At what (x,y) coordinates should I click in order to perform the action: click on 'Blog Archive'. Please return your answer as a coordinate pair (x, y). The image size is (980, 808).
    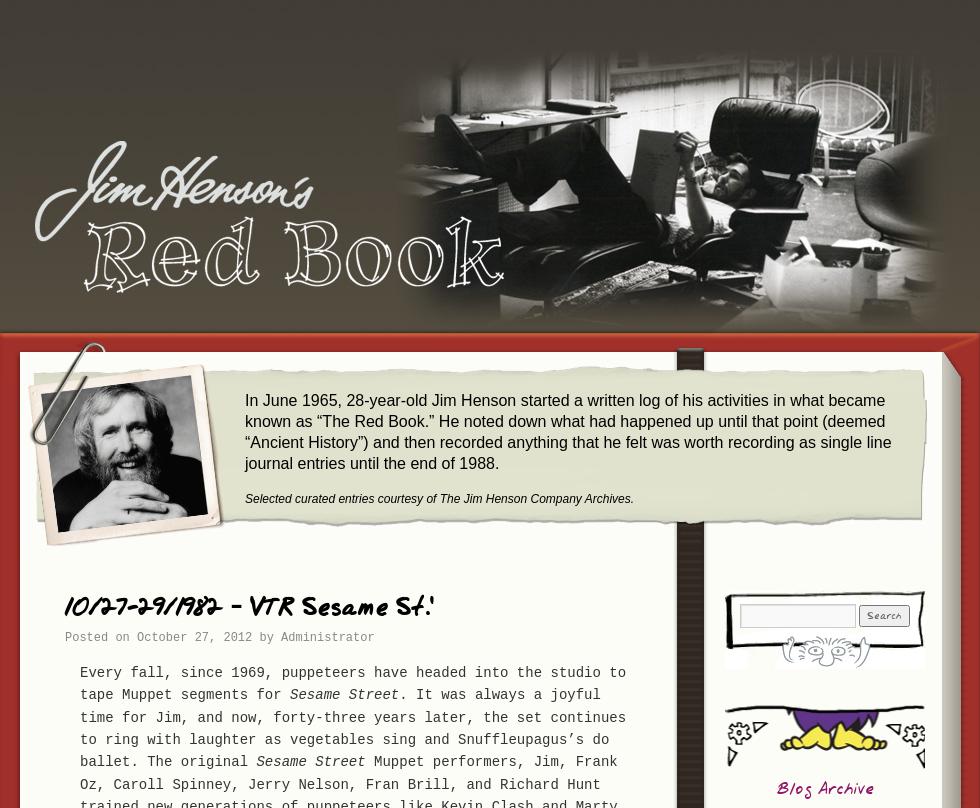
    Looking at the image, I should click on (774, 788).